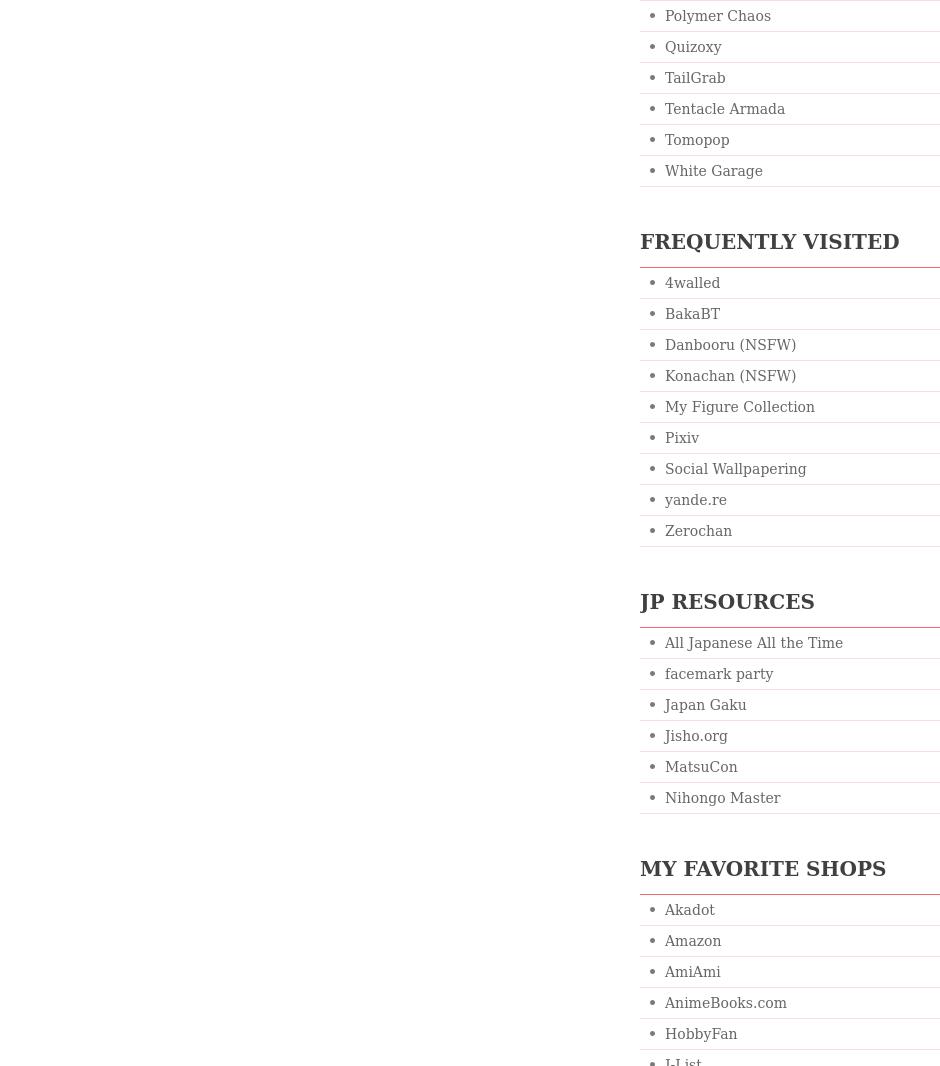  Describe the element at coordinates (680, 438) in the screenshot. I see `'Pixiv'` at that location.